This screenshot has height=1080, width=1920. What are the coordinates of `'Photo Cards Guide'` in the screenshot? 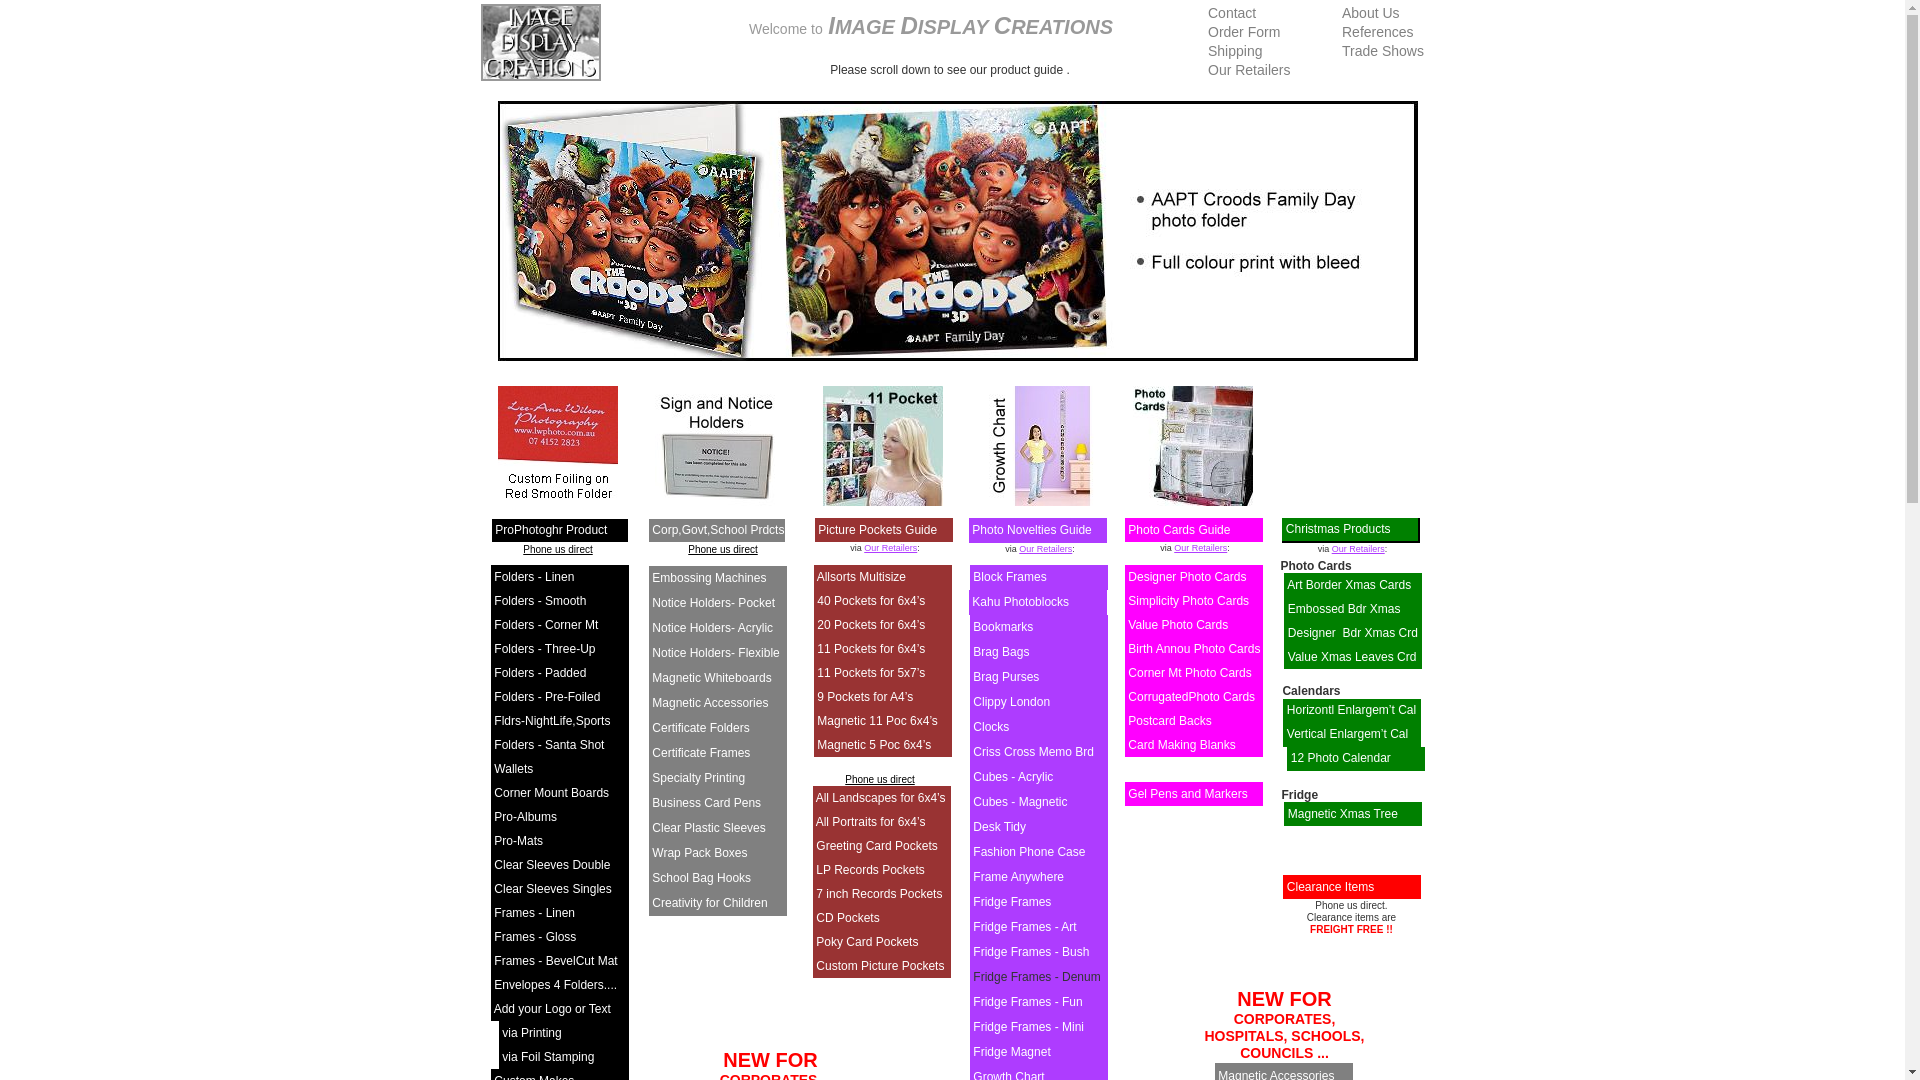 It's located at (1179, 528).